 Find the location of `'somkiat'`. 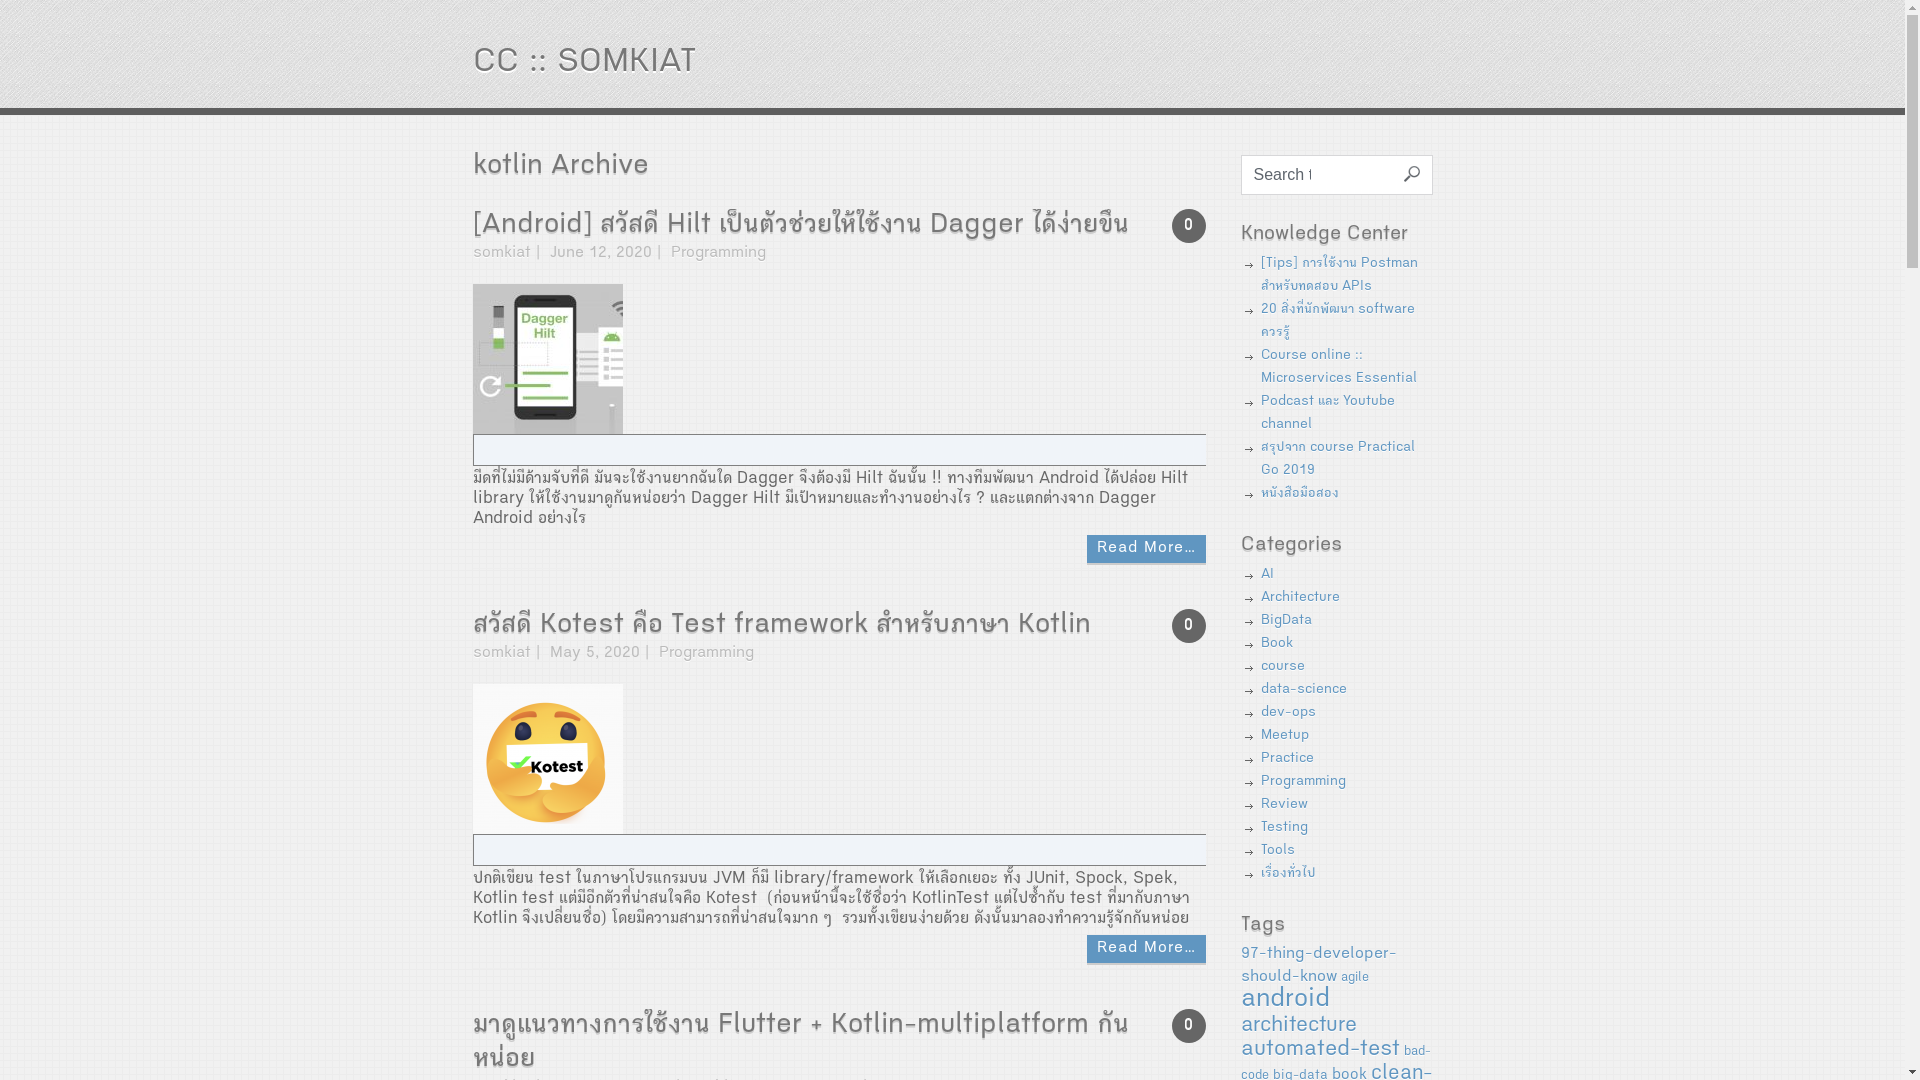

'somkiat' is located at coordinates (500, 253).